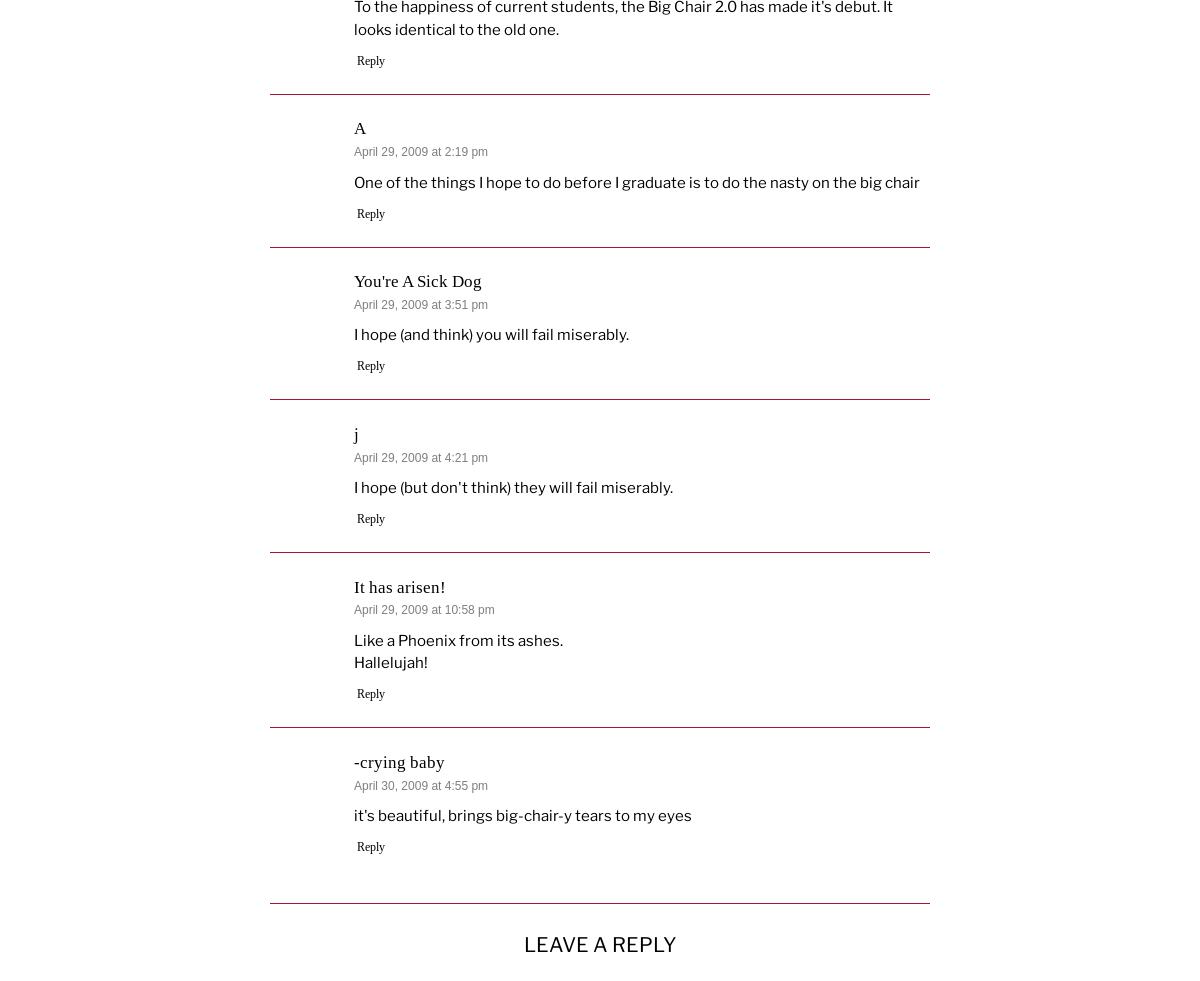 Image resolution: width=1200 pixels, height=981 pixels. What do you see at coordinates (354, 127) in the screenshot?
I see `'A'` at bounding box center [354, 127].